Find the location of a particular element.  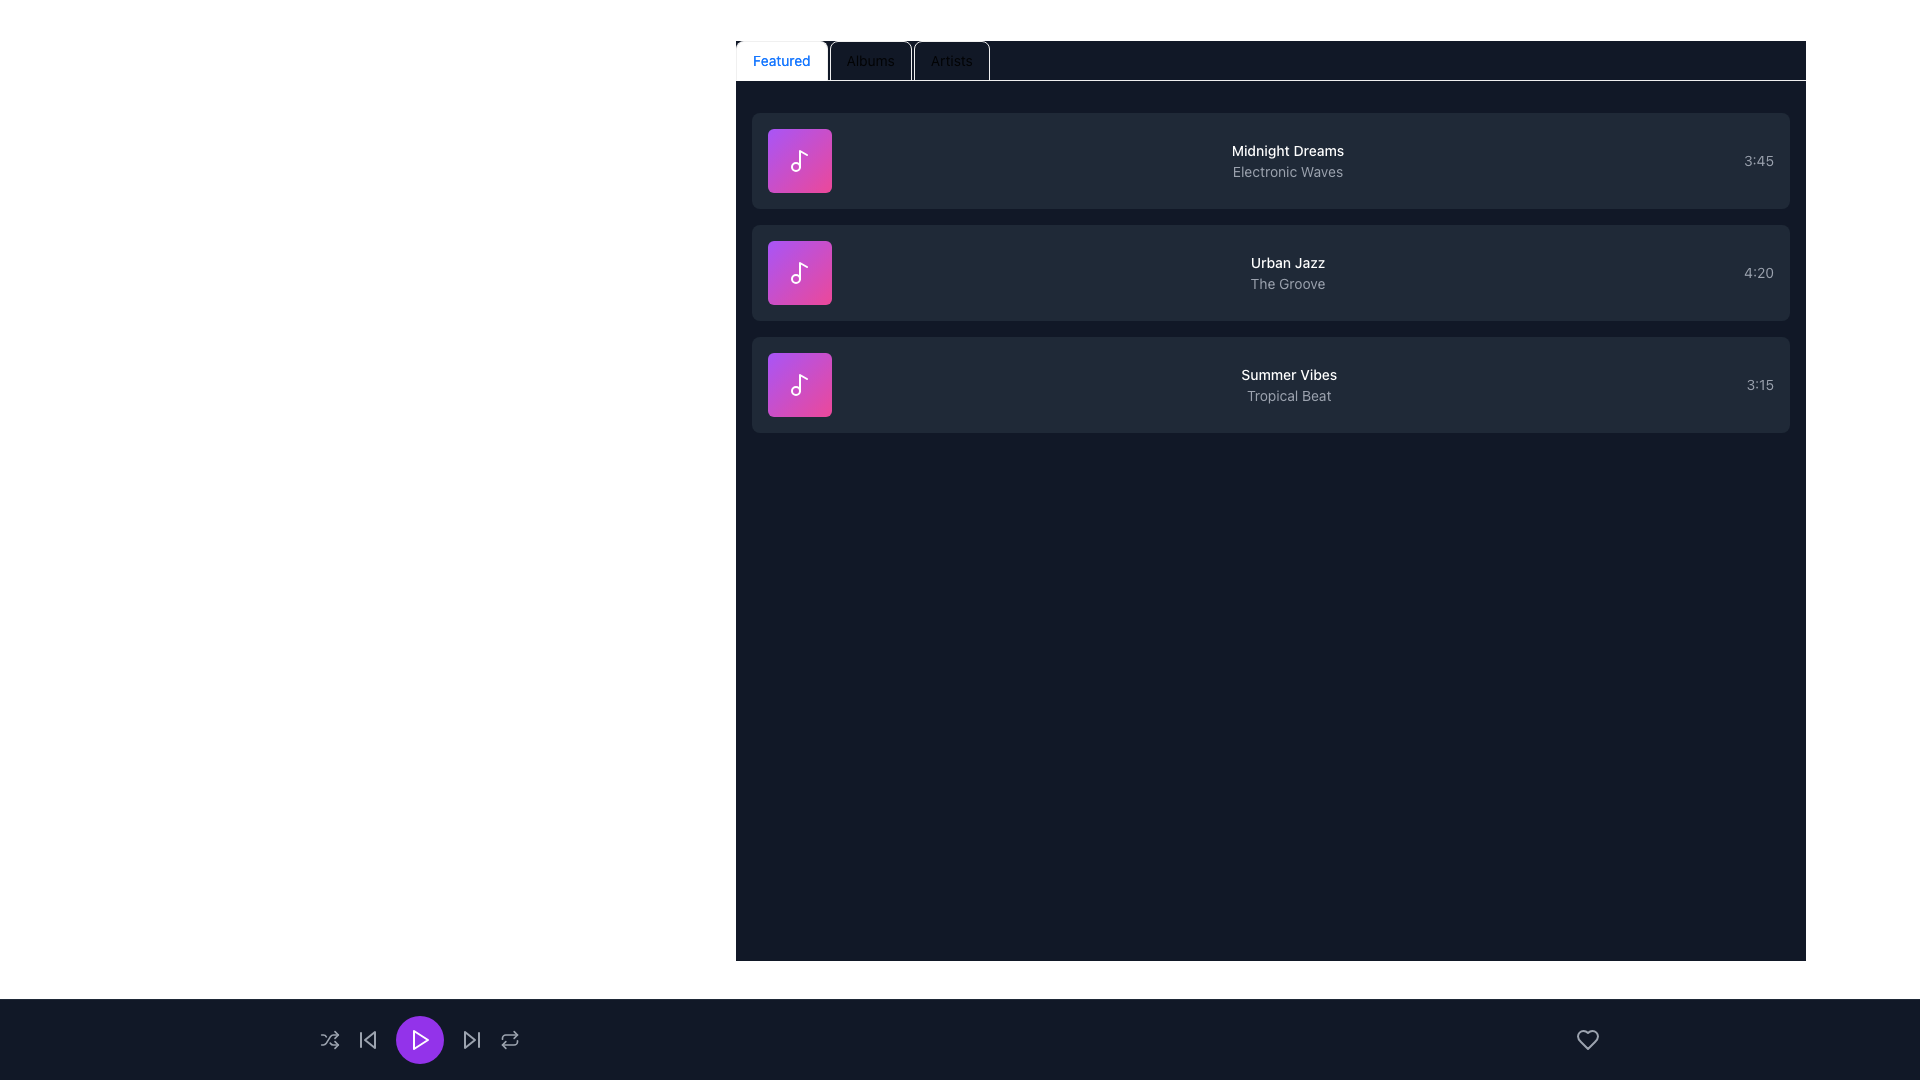

the text display element titled 'Midnight Dreams' with the subtitle 'Electronic Waves' is located at coordinates (1287, 160).